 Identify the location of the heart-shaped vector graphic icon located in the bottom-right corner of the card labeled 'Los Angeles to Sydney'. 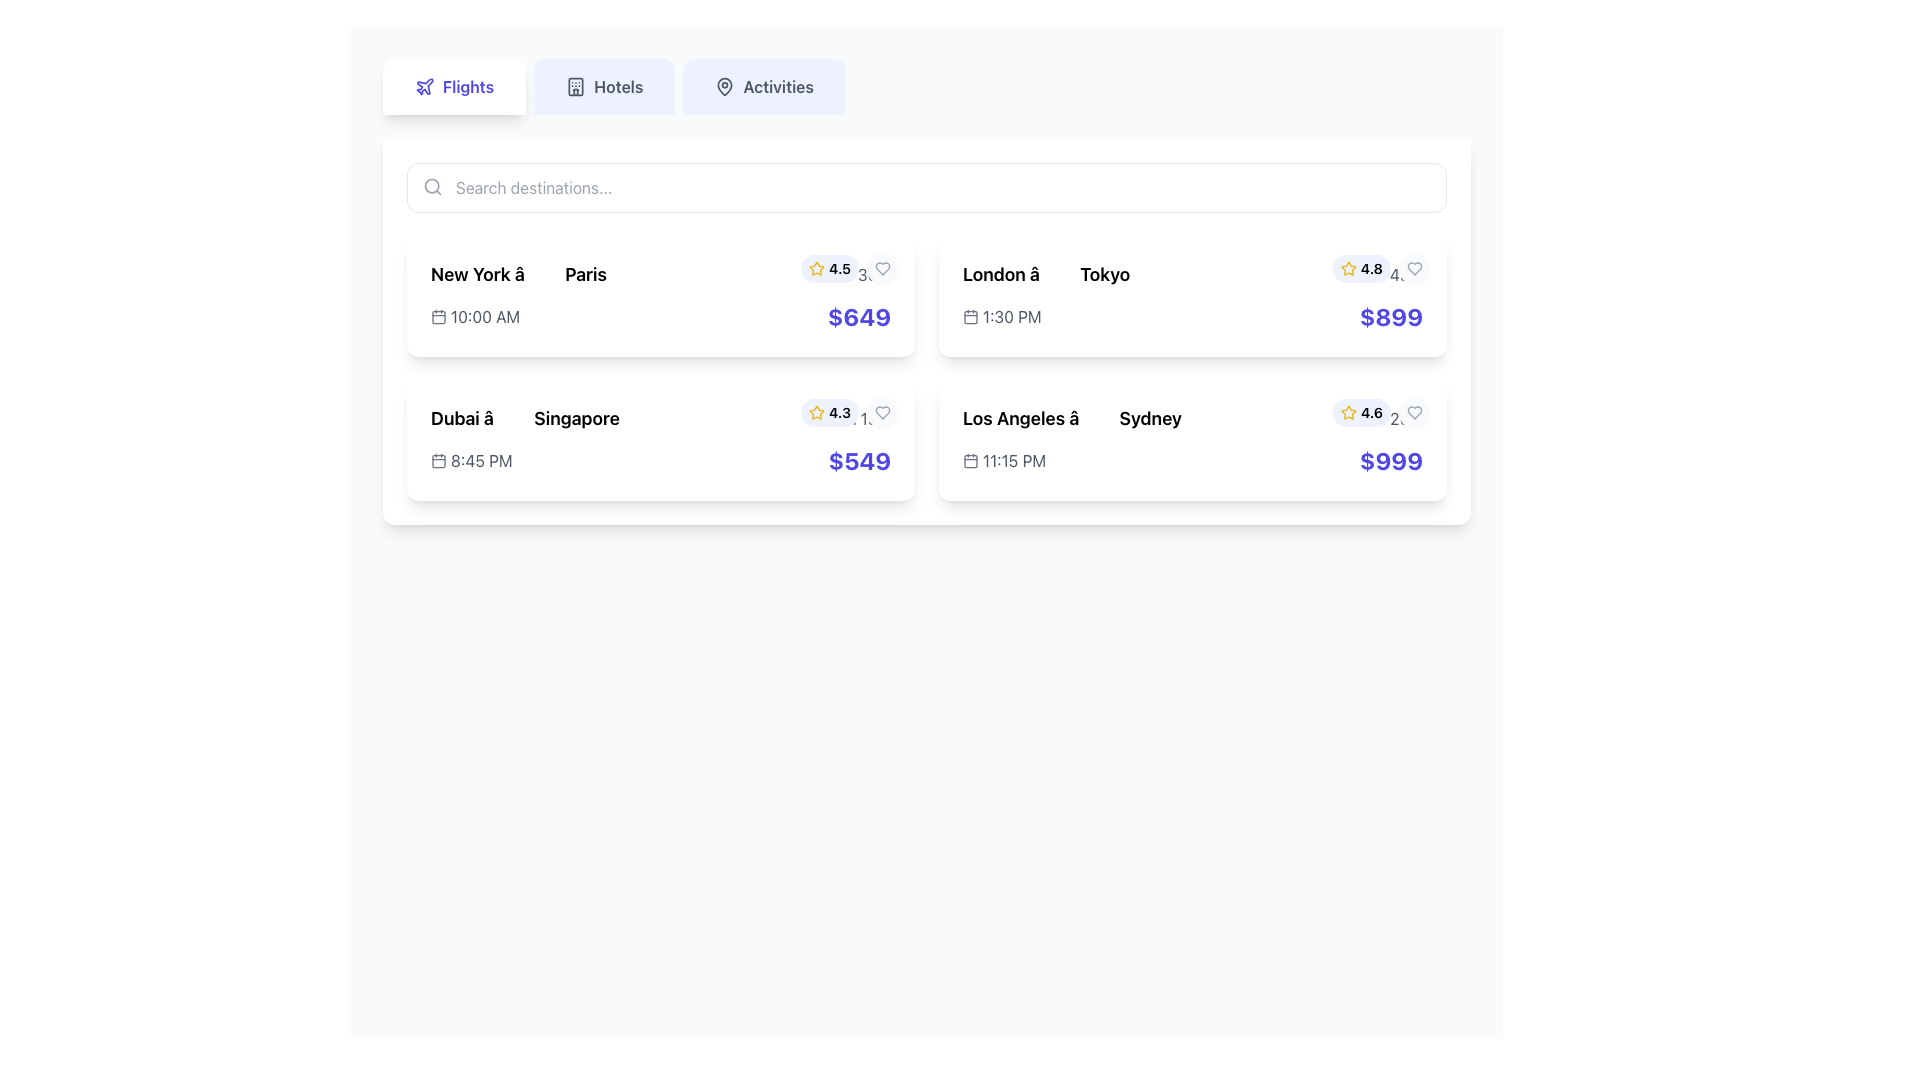
(1414, 411).